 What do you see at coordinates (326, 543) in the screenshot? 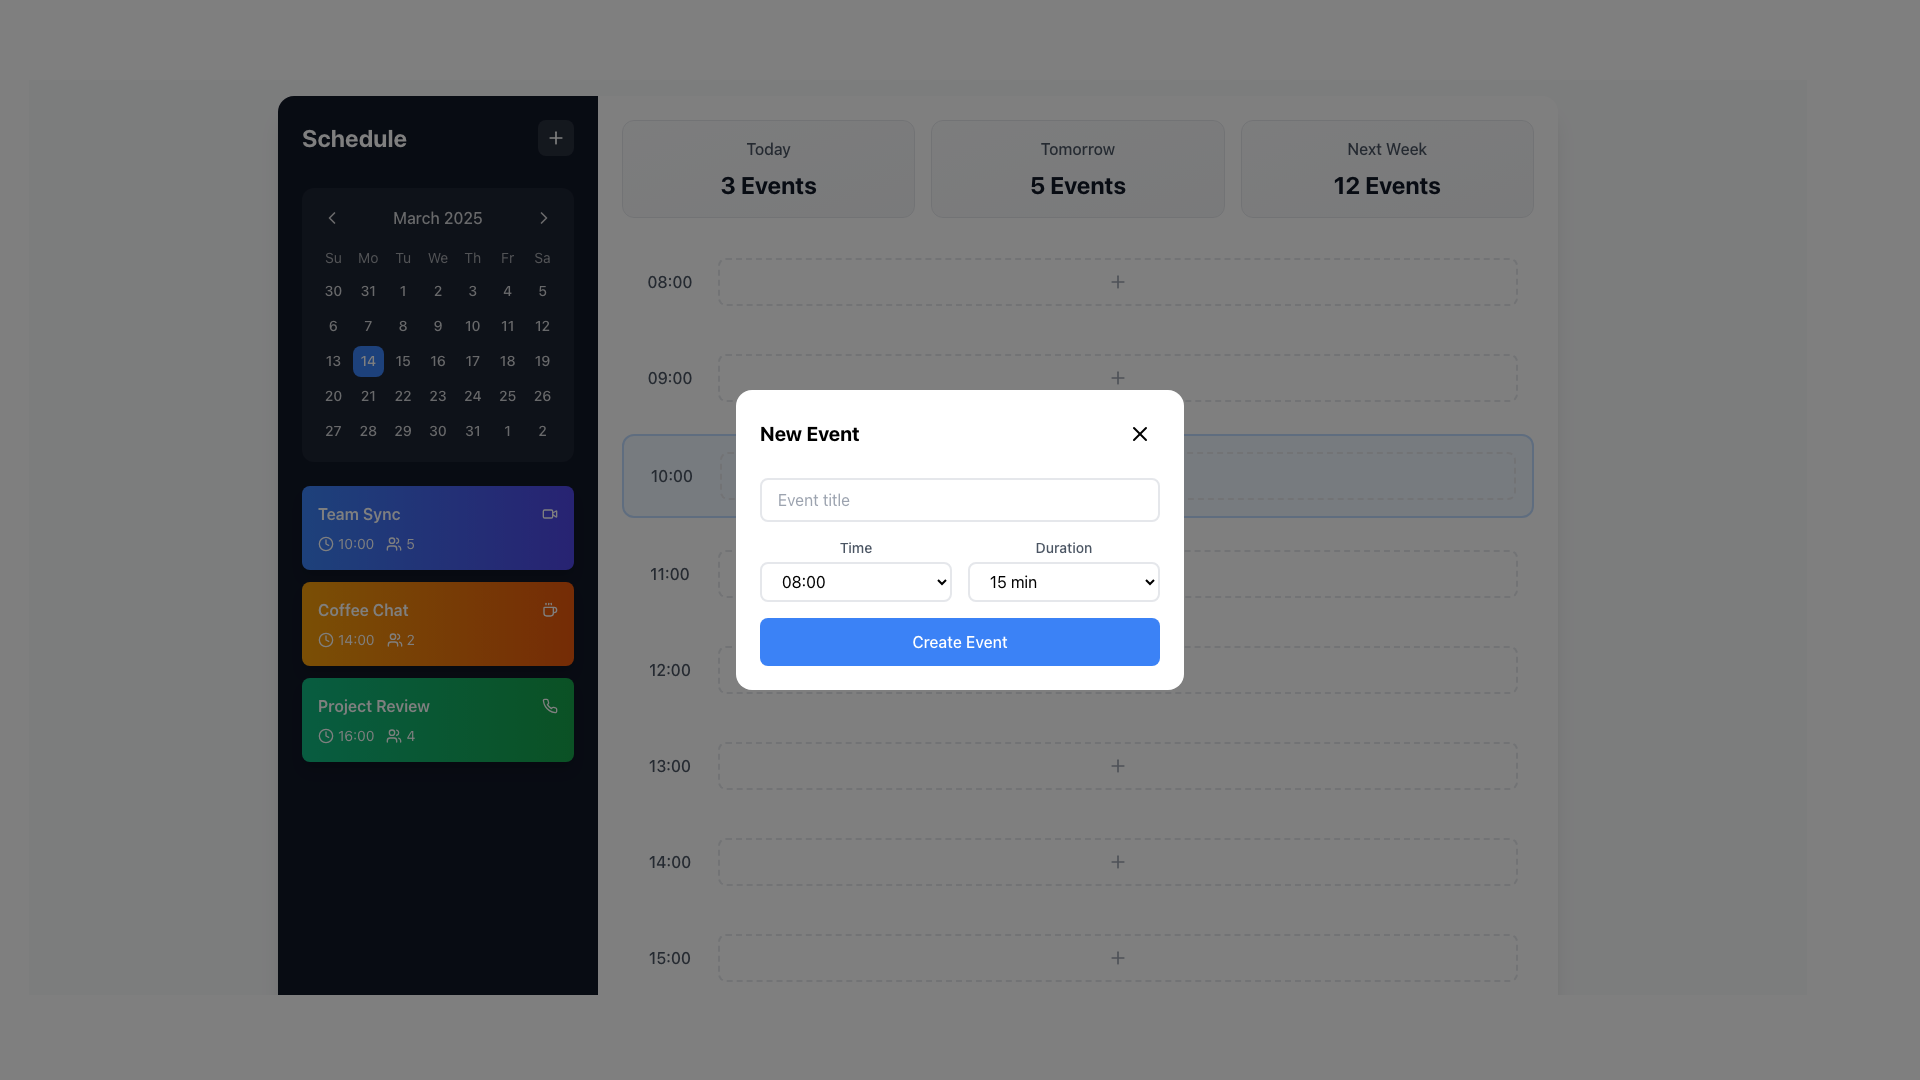
I see `the circular icon in the left sidebar next to the 'Team Sync' schedule item, located just before '10:00'` at bounding box center [326, 543].